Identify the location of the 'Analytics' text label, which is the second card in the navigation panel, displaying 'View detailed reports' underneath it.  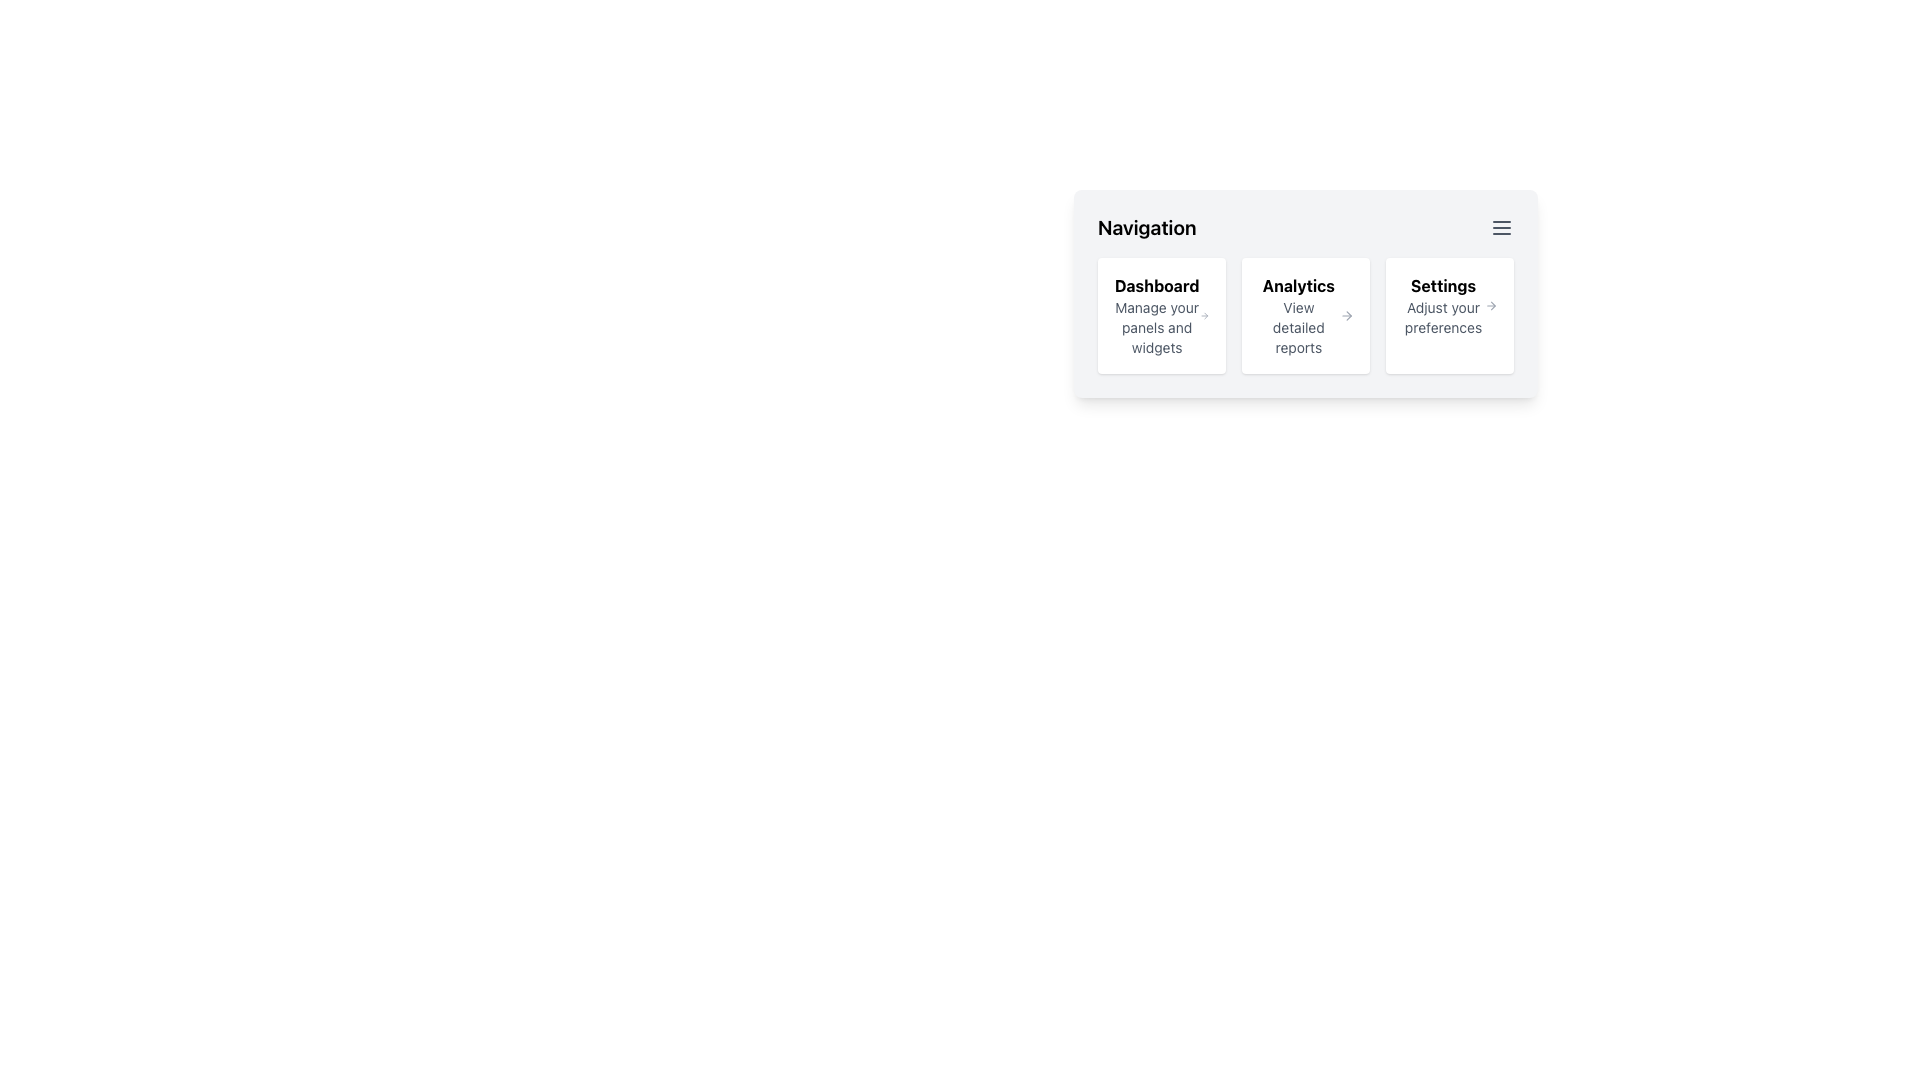
(1298, 315).